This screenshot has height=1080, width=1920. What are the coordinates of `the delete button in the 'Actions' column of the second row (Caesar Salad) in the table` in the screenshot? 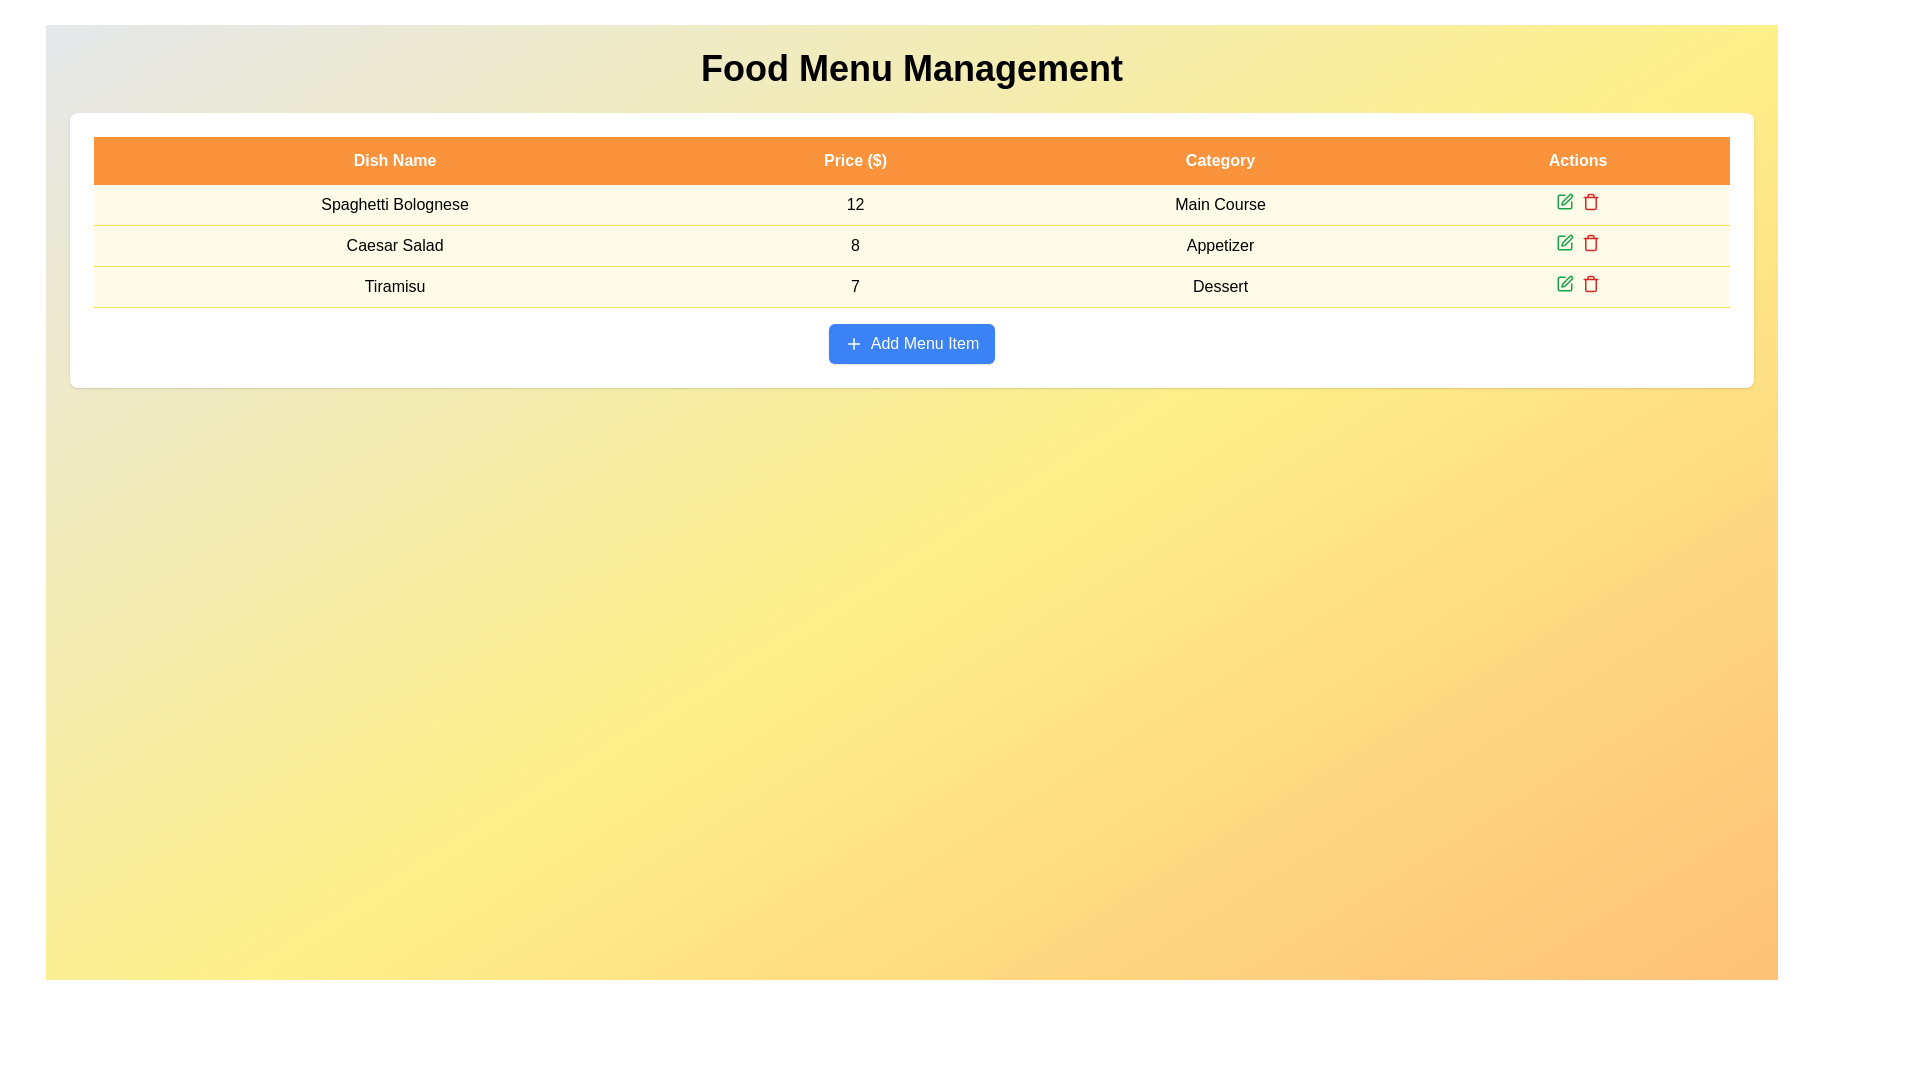 It's located at (1589, 242).